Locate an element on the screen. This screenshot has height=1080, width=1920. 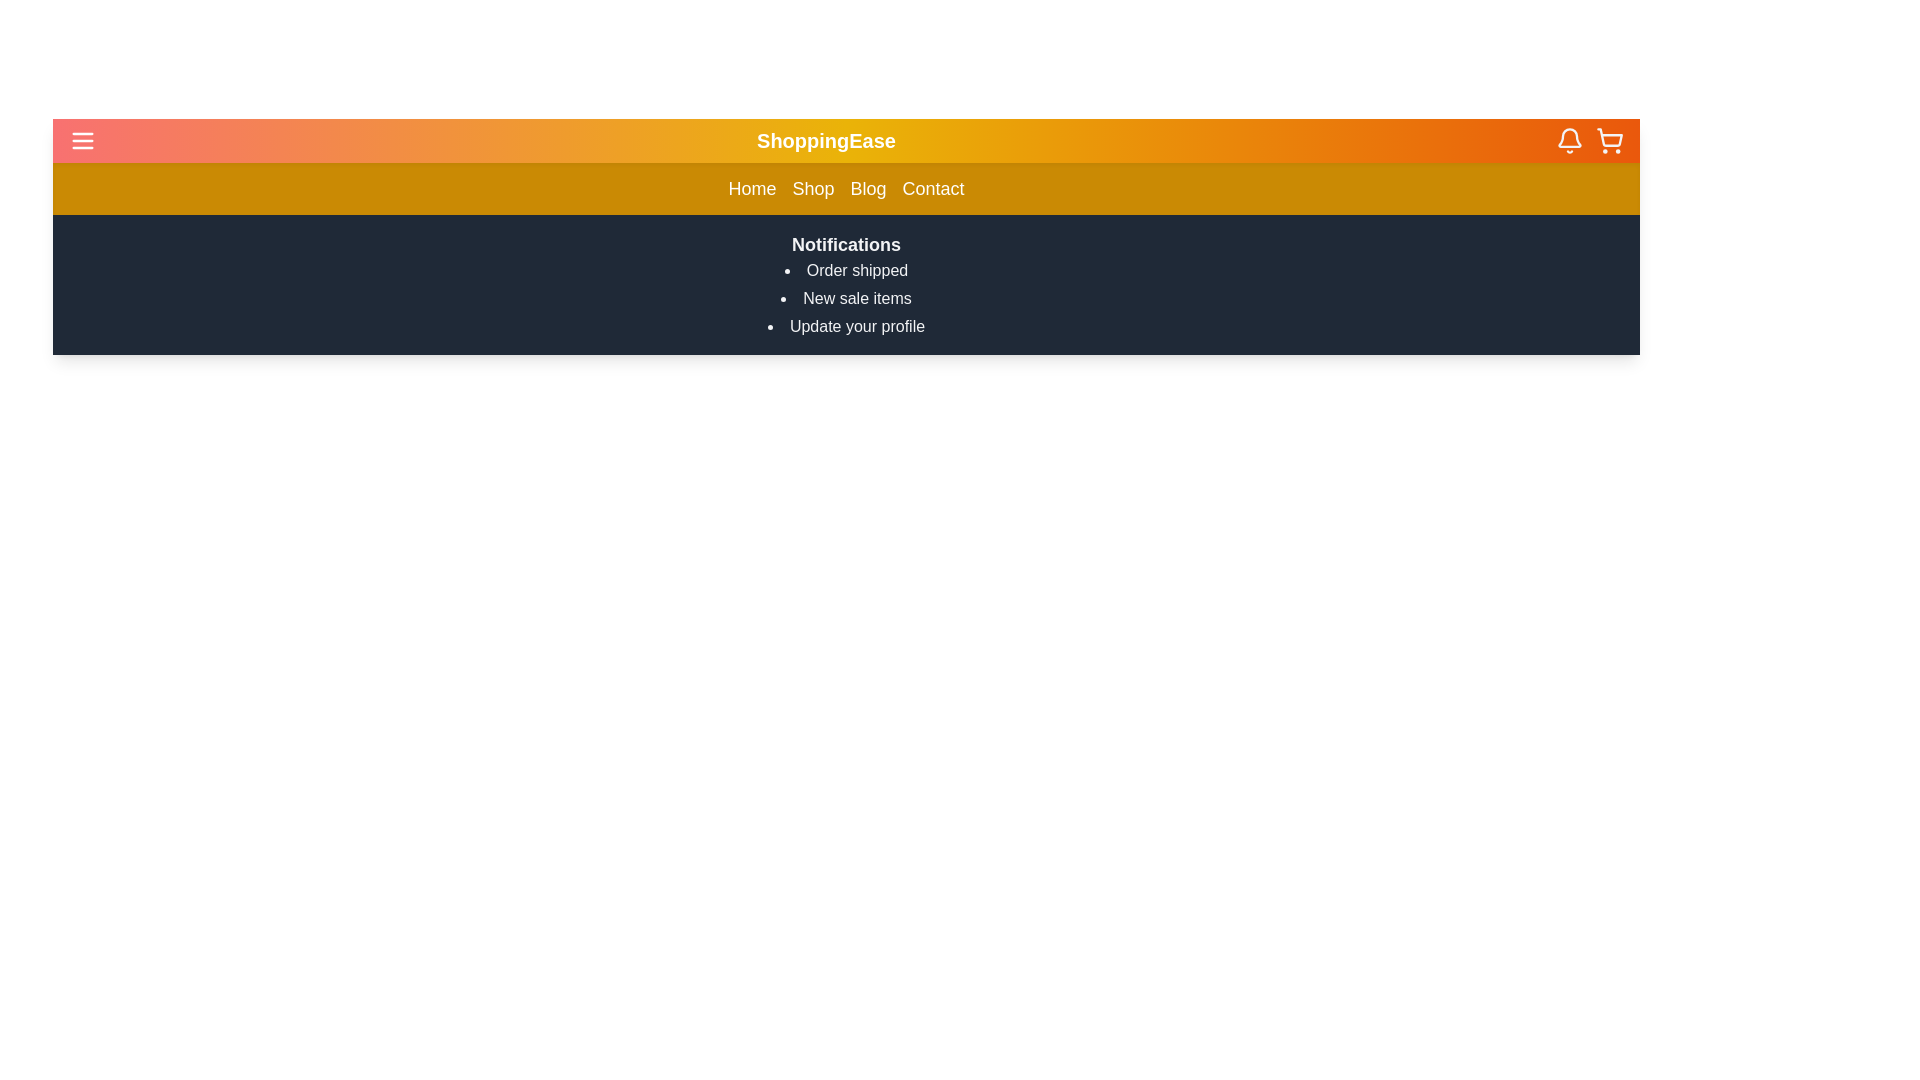
the 'Shop' navigation link, which is the second item in the horizontal navigation bar with an orange gradient background and white text is located at coordinates (813, 189).